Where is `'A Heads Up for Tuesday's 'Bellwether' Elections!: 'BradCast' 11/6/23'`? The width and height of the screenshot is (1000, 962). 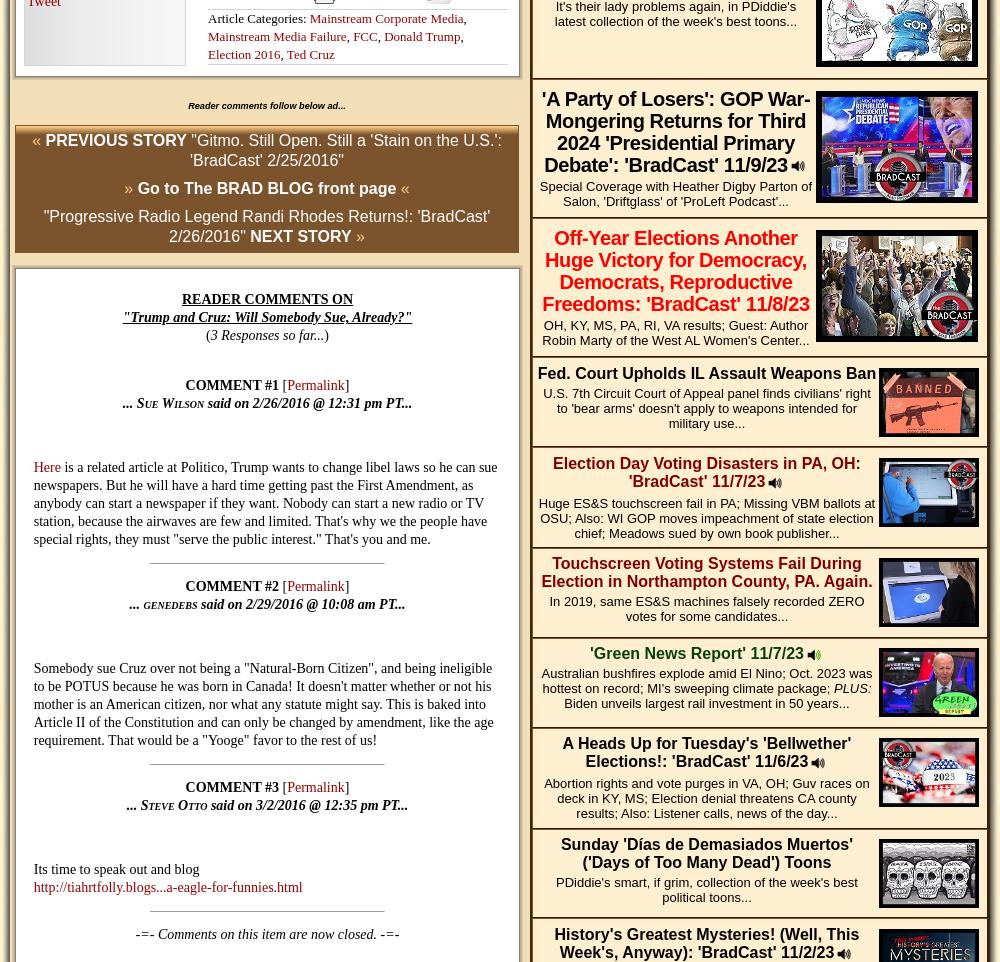 'A Heads Up for Tuesday's 'Bellwether' Elections!: 'BradCast' 11/6/23' is located at coordinates (705, 752).